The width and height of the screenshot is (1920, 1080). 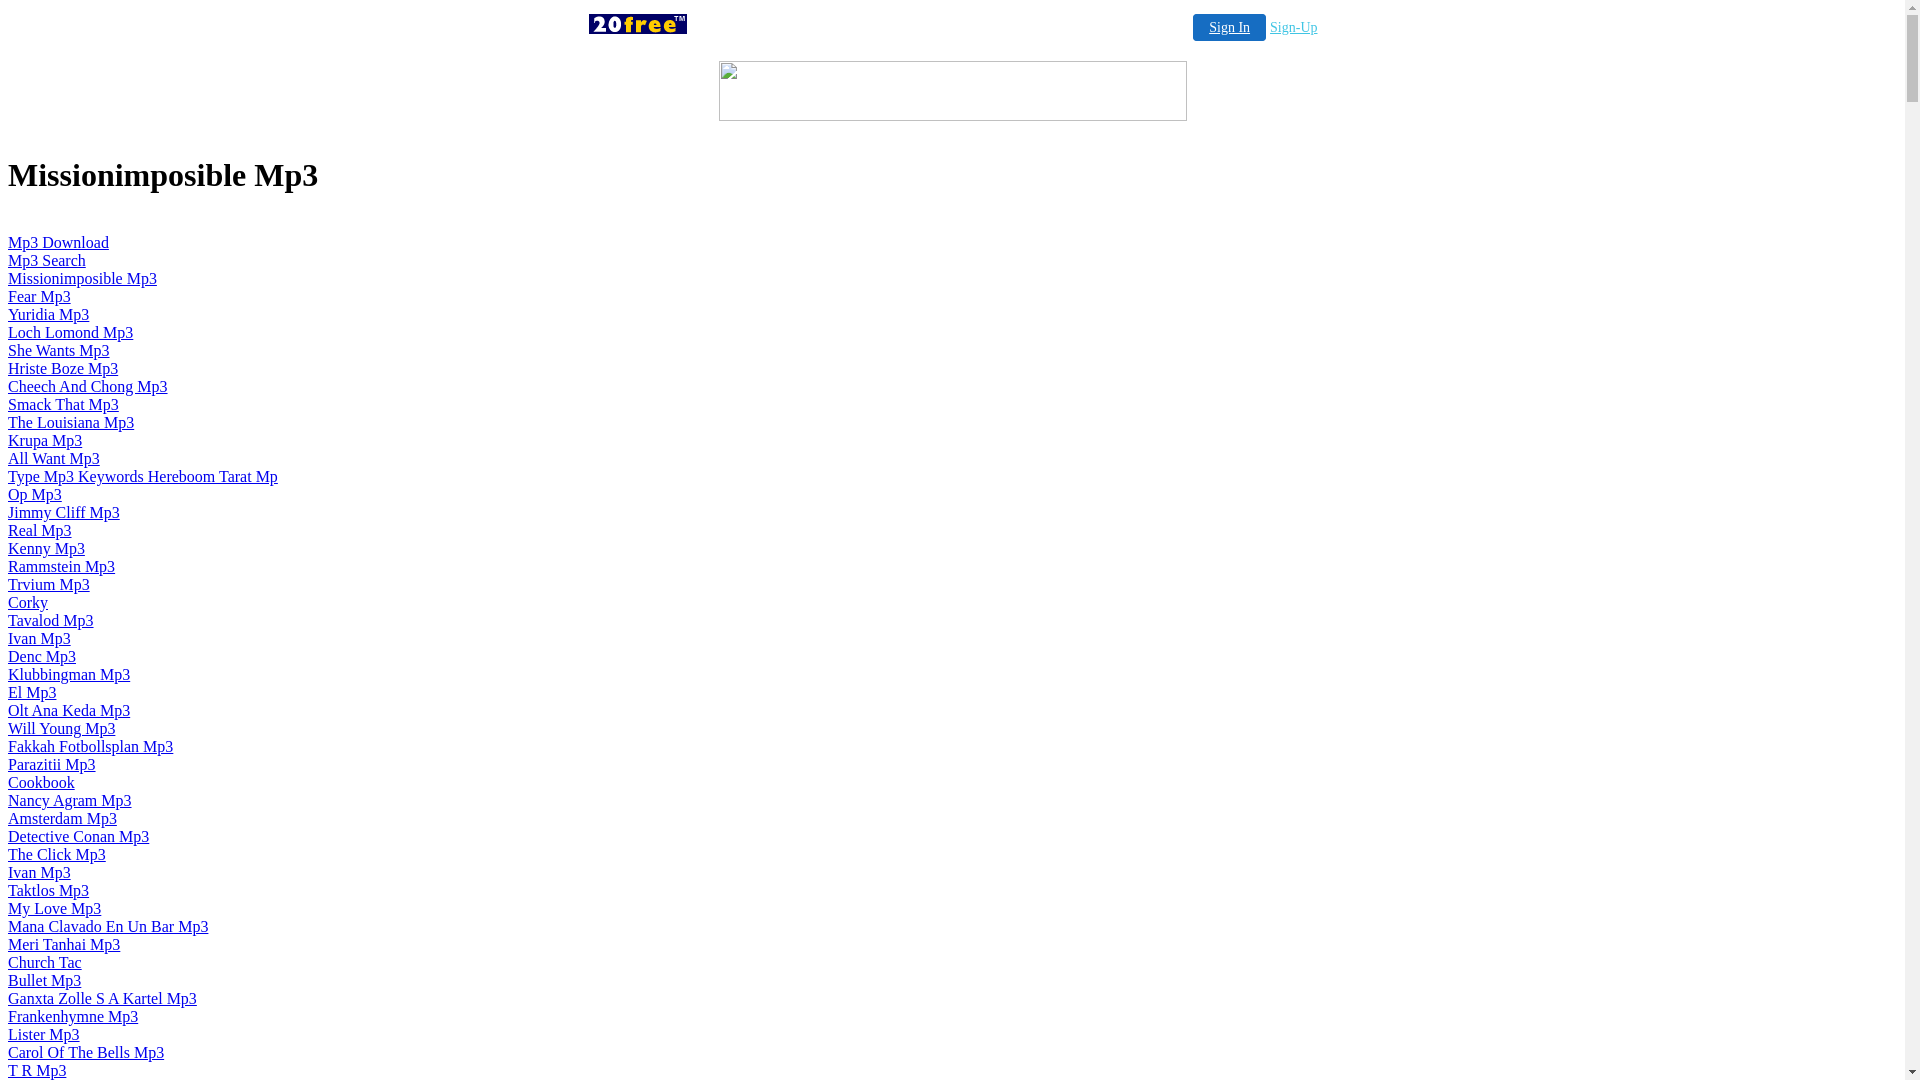 What do you see at coordinates (63, 511) in the screenshot?
I see `'Jimmy Cliff Mp3'` at bounding box center [63, 511].